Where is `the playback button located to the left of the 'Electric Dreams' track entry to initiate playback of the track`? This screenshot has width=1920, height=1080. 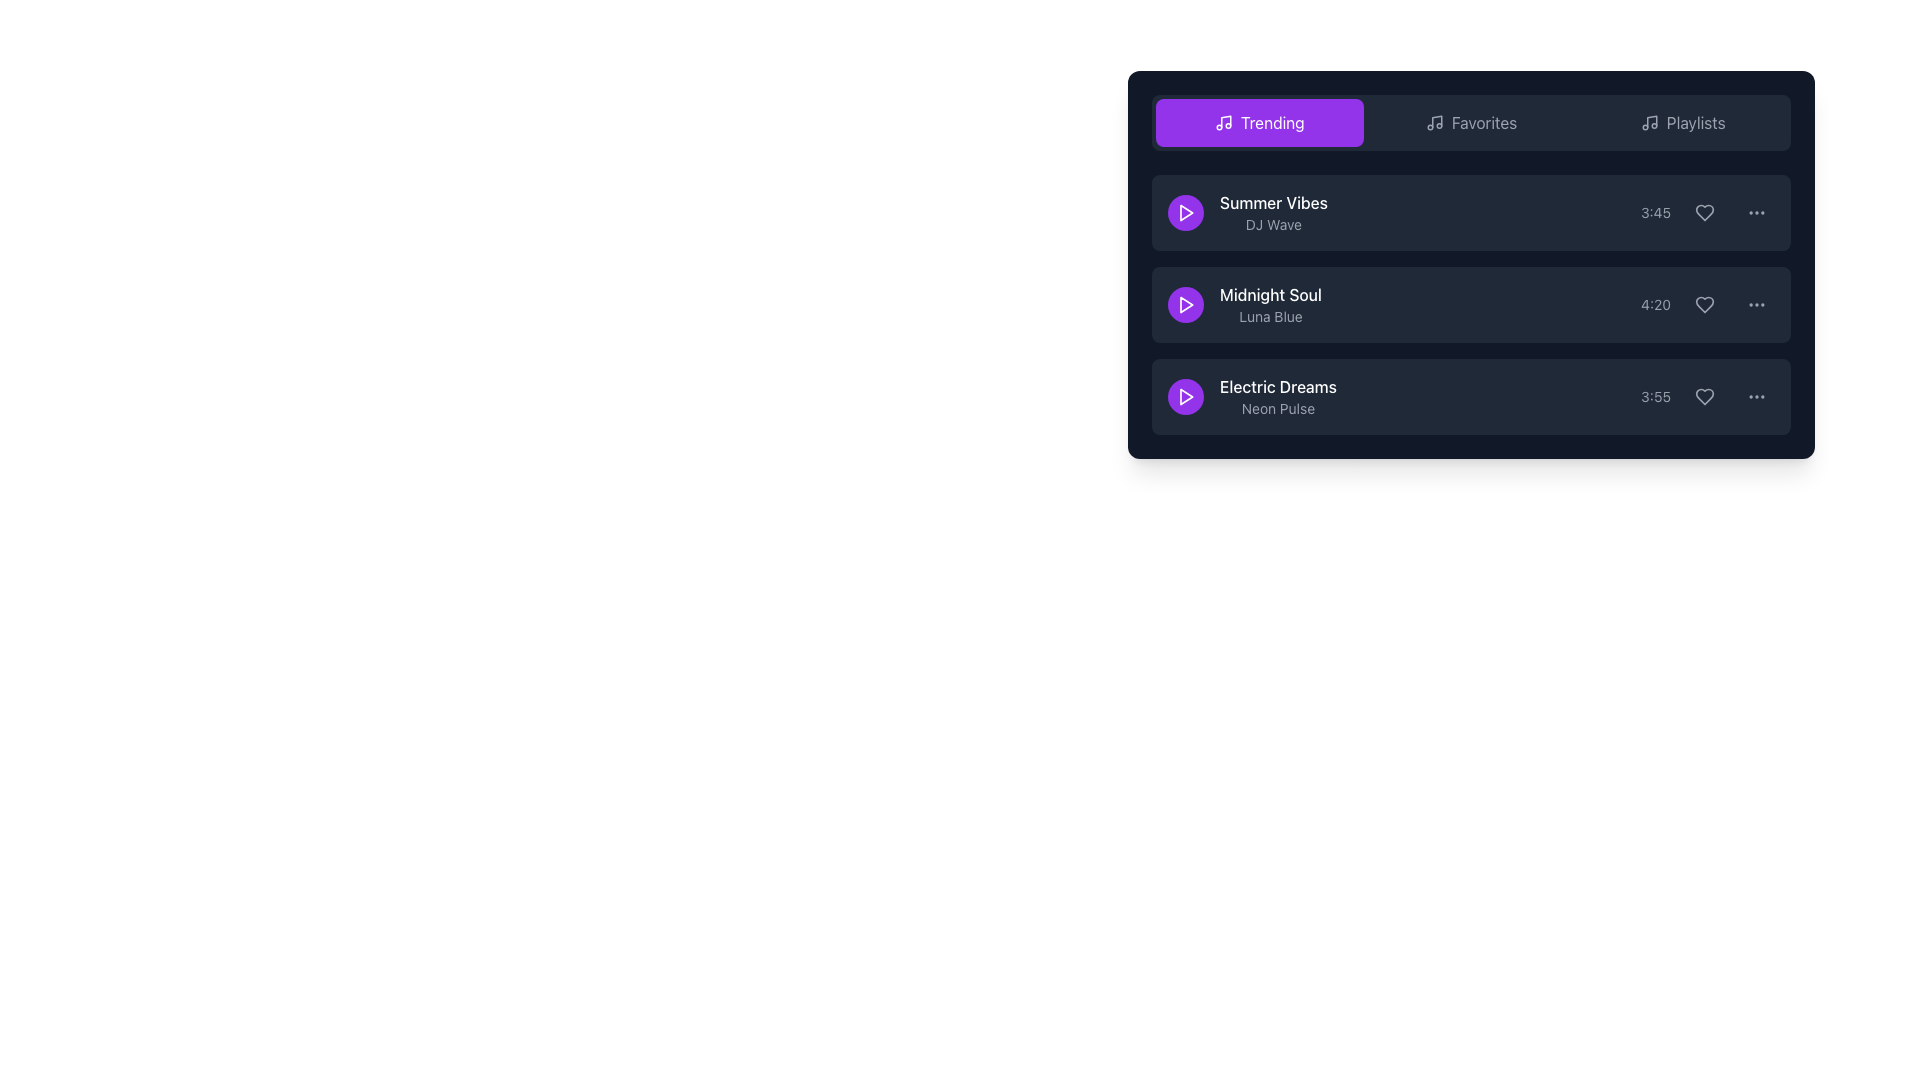 the playback button located to the left of the 'Electric Dreams' track entry to initiate playback of the track is located at coordinates (1185, 397).